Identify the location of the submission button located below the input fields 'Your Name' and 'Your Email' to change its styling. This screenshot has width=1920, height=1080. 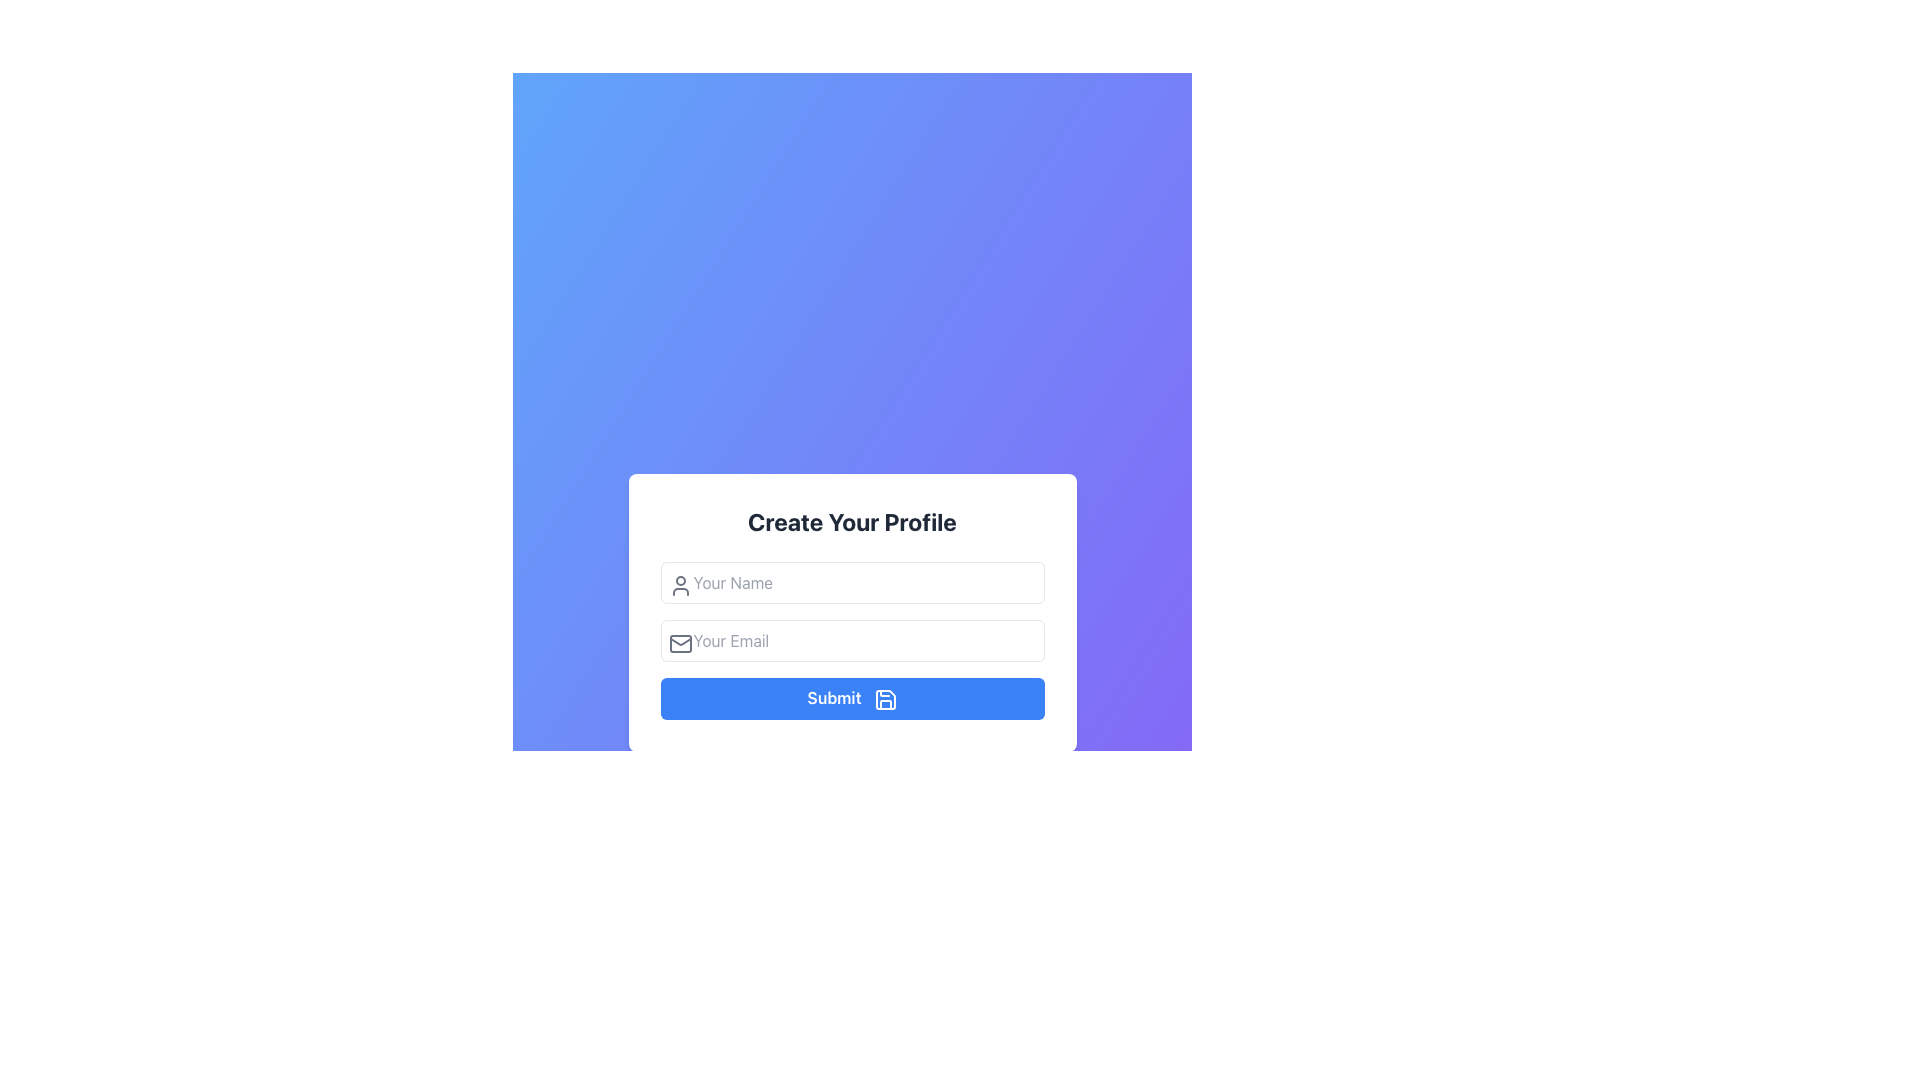
(852, 697).